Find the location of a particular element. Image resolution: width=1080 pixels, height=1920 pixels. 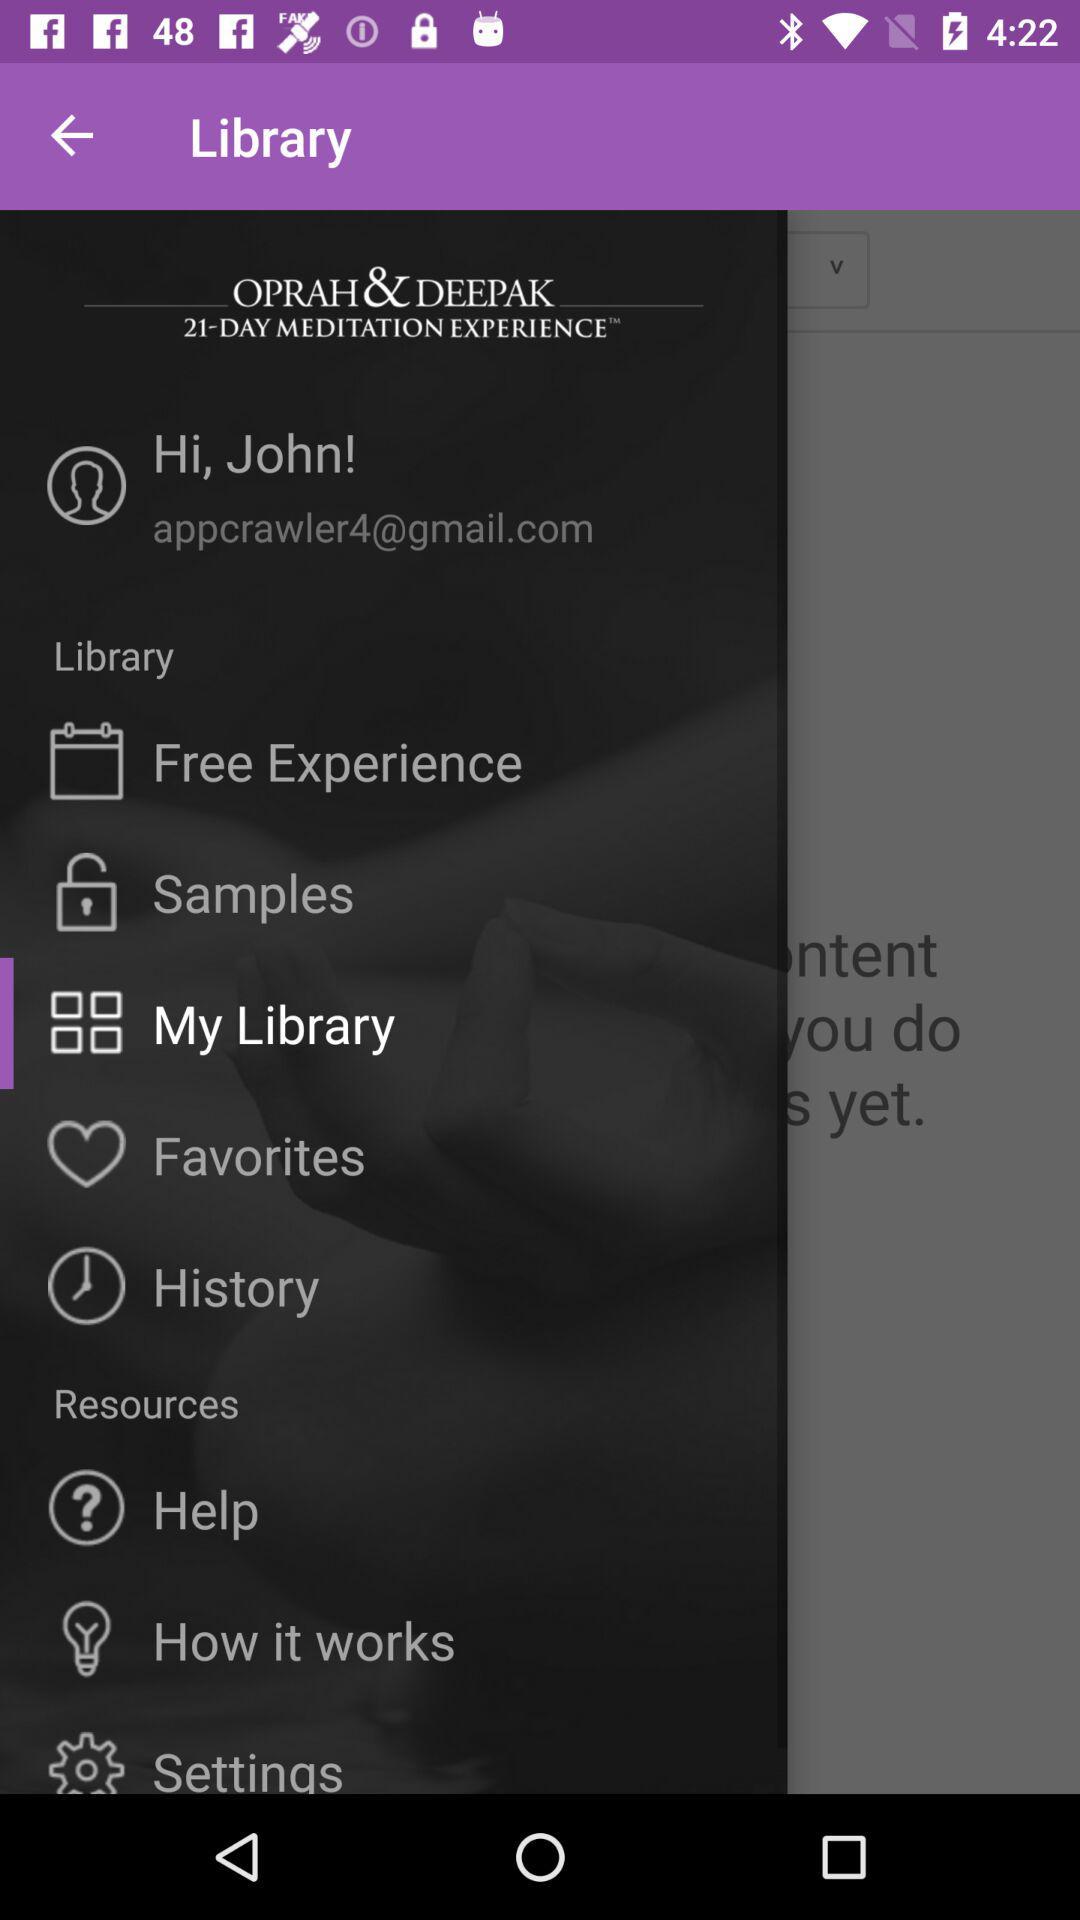

the icon above how it works is located at coordinates (205, 1508).